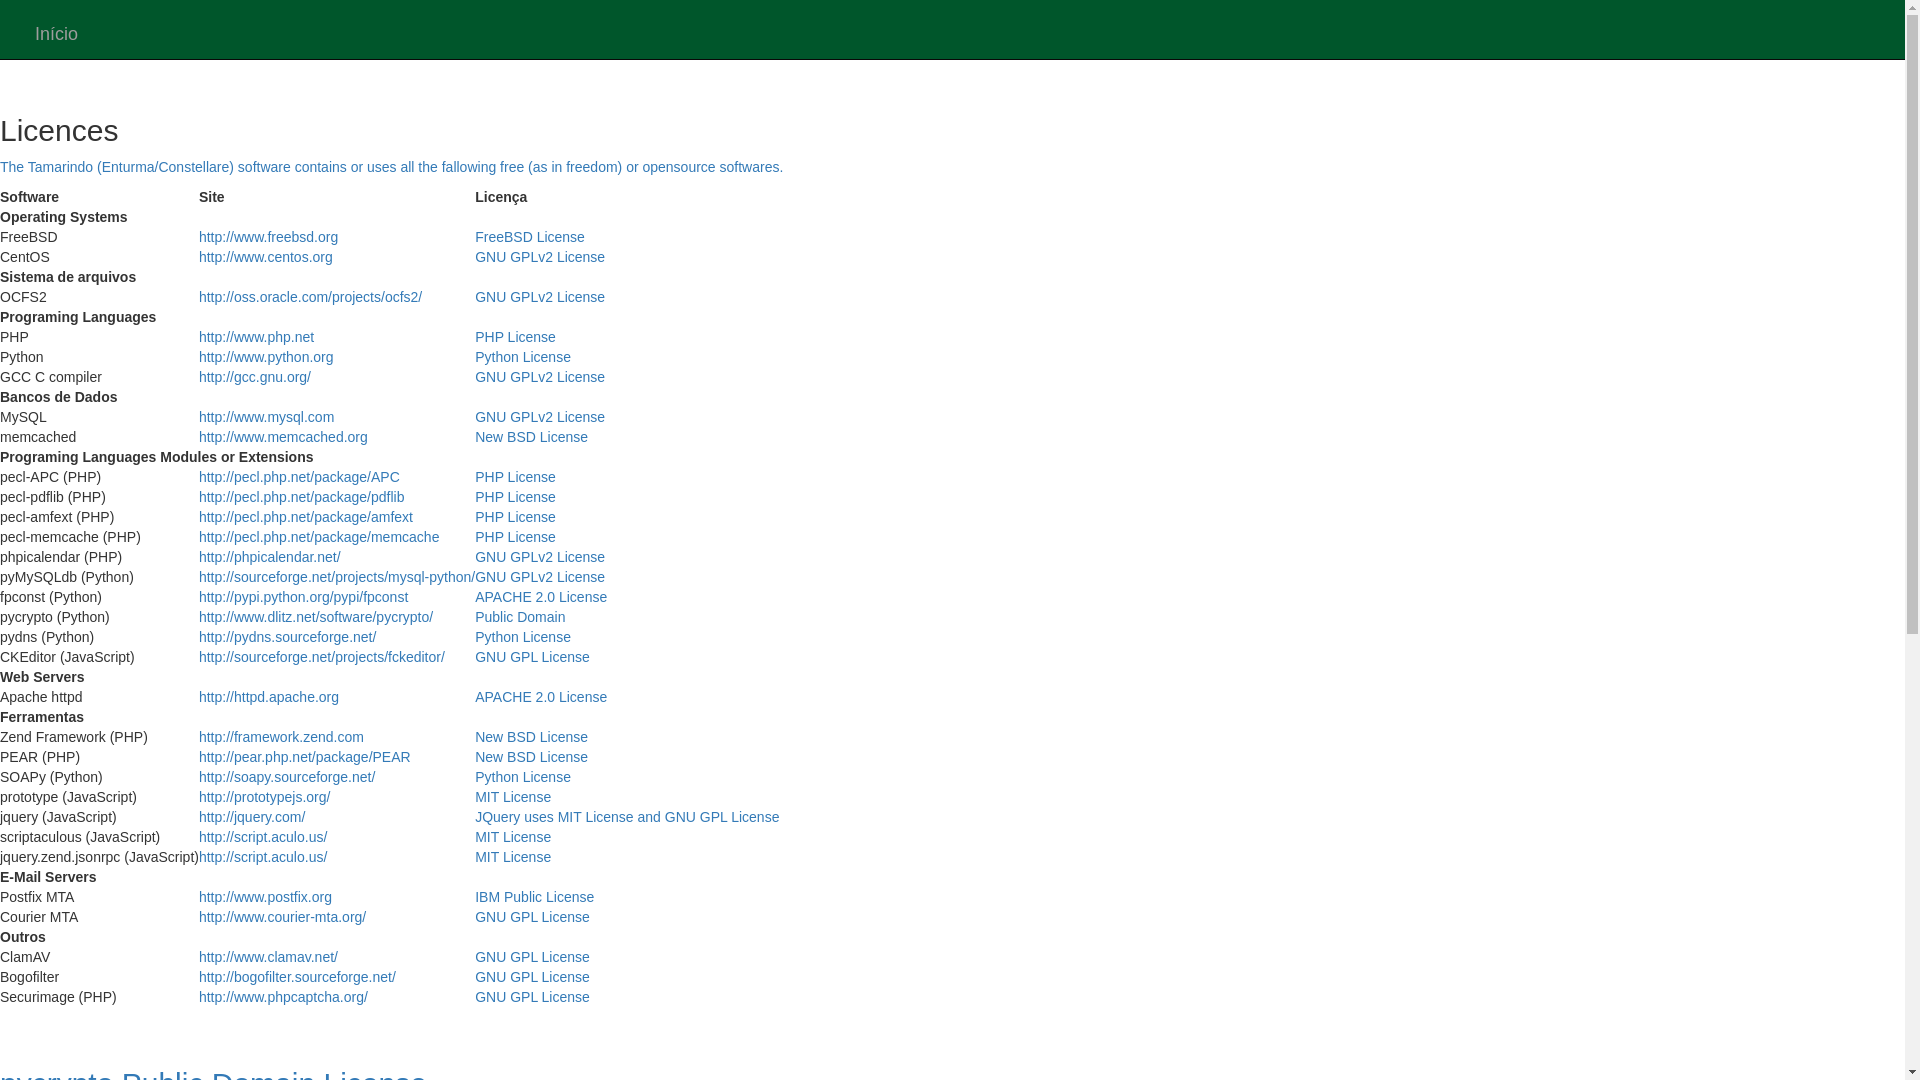 The width and height of the screenshot is (1920, 1080). What do you see at coordinates (336, 577) in the screenshot?
I see `'http://sourceforge.net/projects/mysql-python/'` at bounding box center [336, 577].